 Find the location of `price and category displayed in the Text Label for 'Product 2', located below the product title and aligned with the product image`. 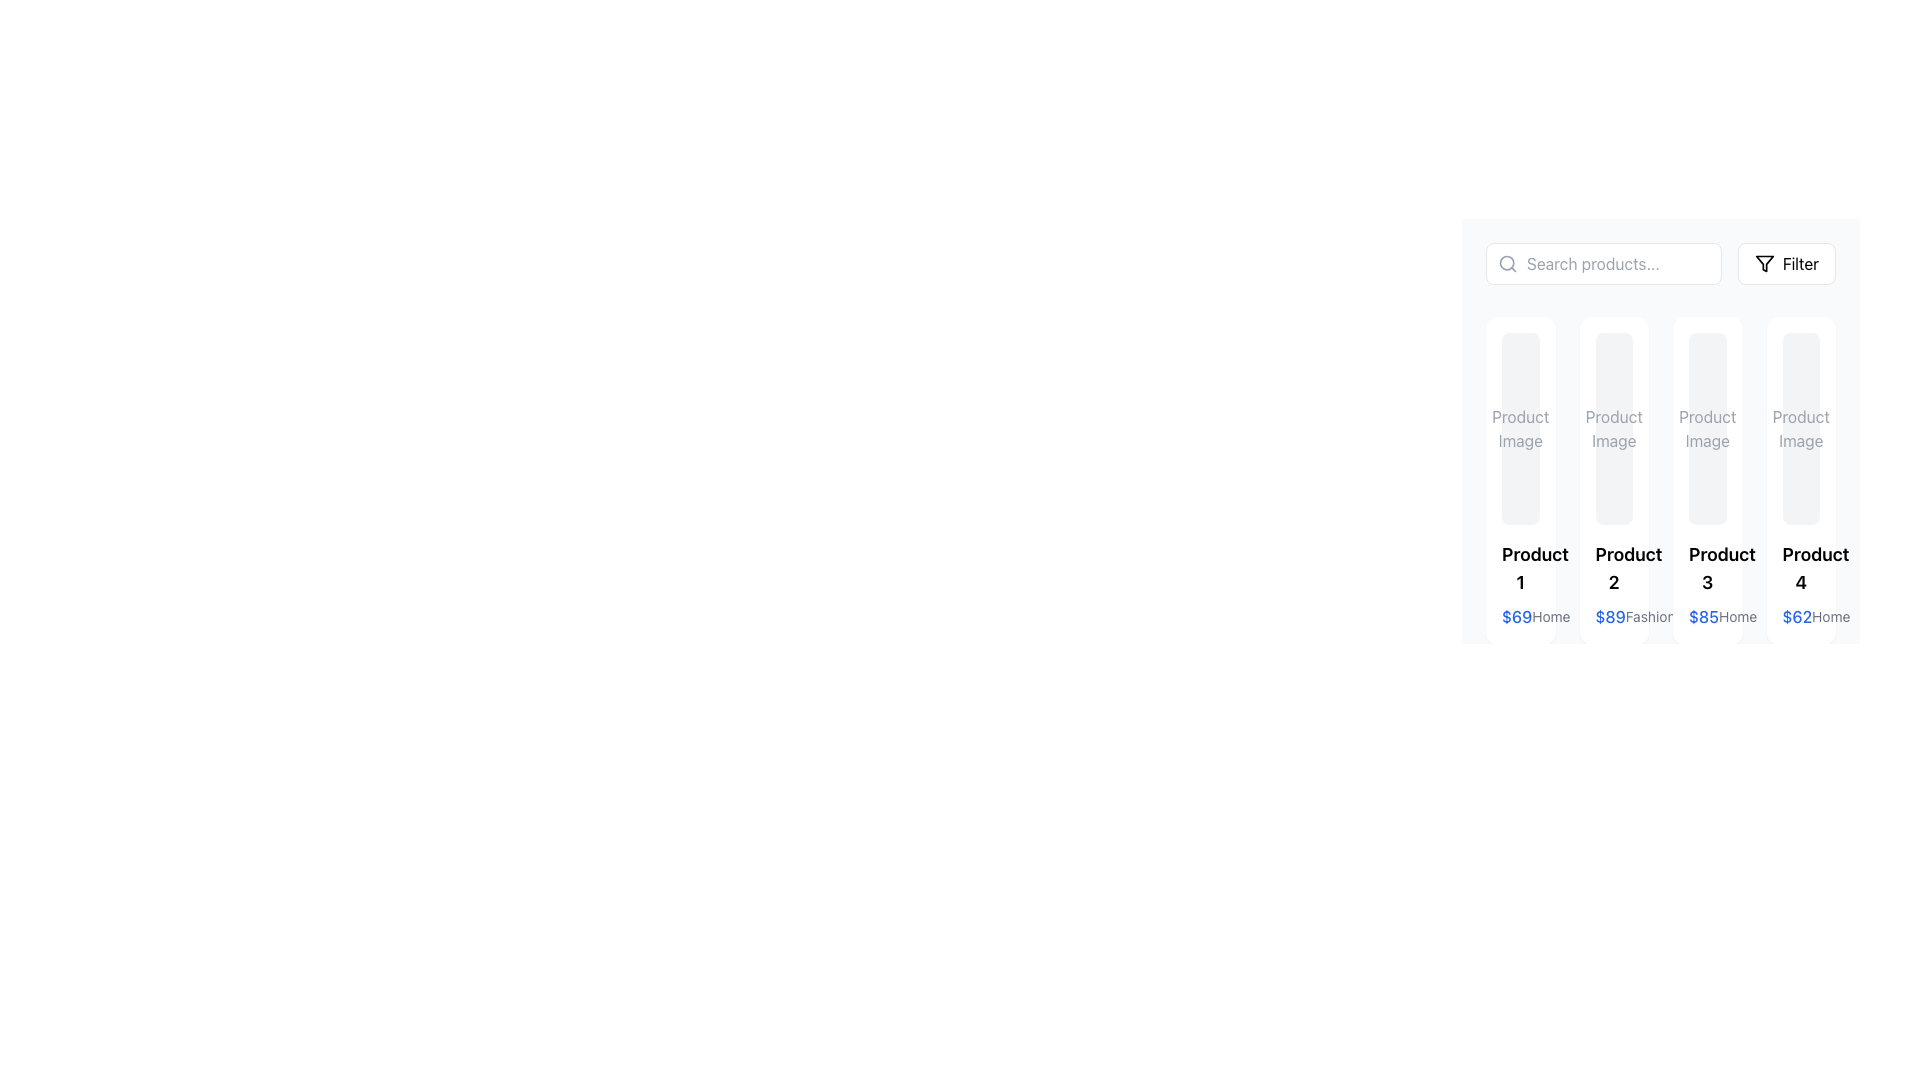

price and category displayed in the Text Label for 'Product 2', located below the product title and aligned with the product image is located at coordinates (1614, 616).